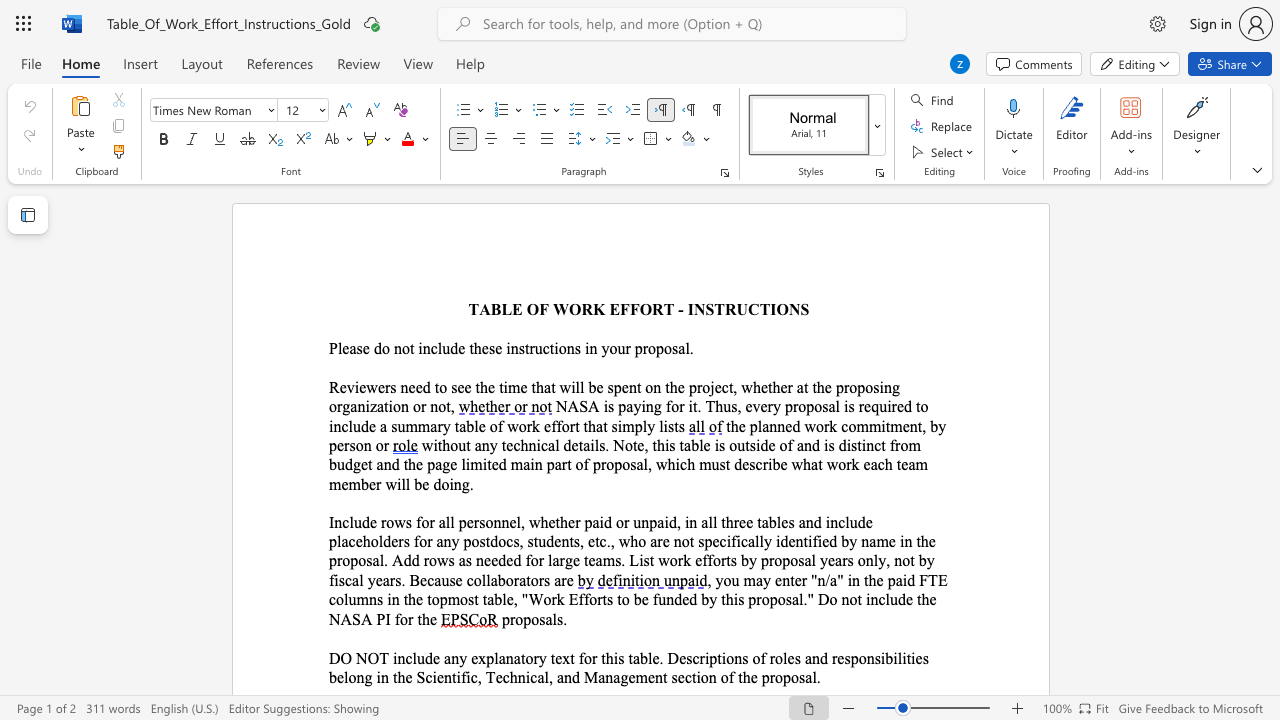  Describe the element at coordinates (815, 541) in the screenshot. I see `the 1th character "f" in the text` at that location.